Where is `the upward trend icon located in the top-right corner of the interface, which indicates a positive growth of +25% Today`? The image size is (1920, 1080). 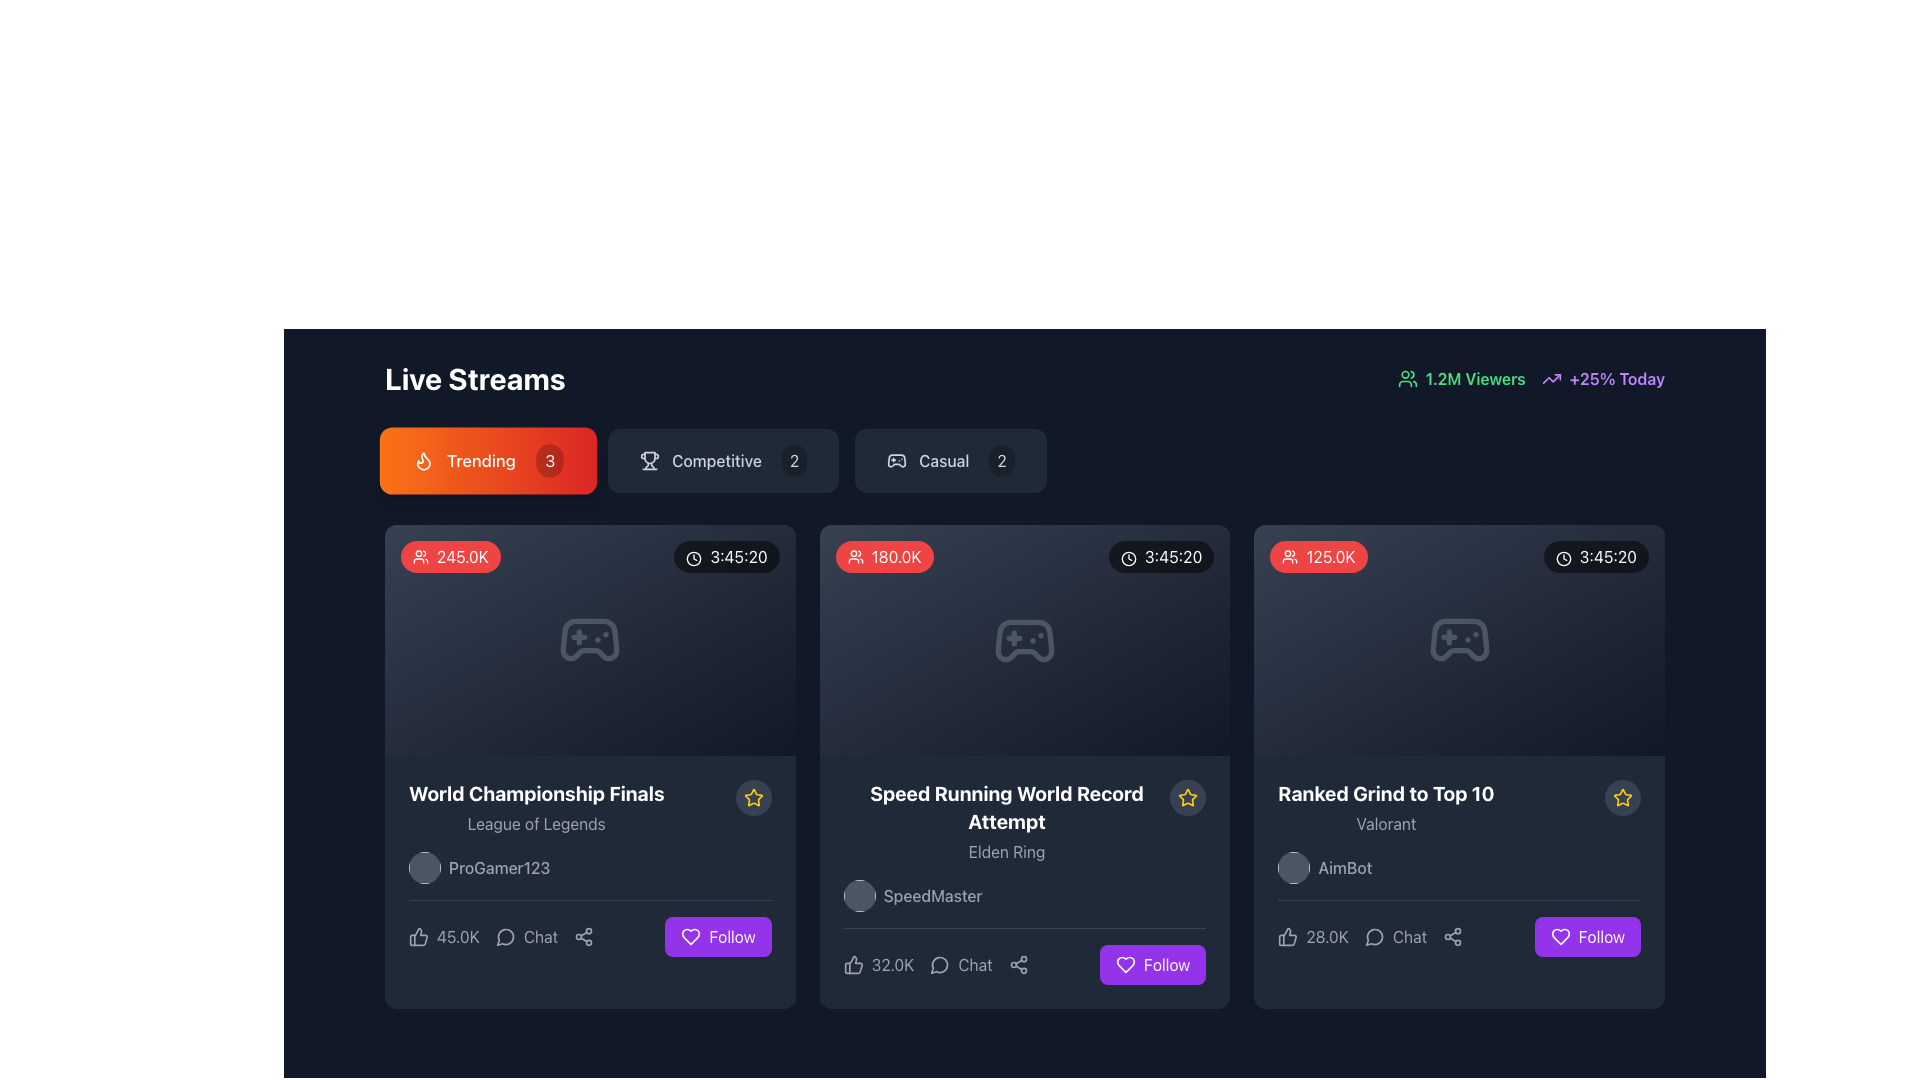 the upward trend icon located in the top-right corner of the interface, which indicates a positive growth of +25% Today is located at coordinates (1550, 378).